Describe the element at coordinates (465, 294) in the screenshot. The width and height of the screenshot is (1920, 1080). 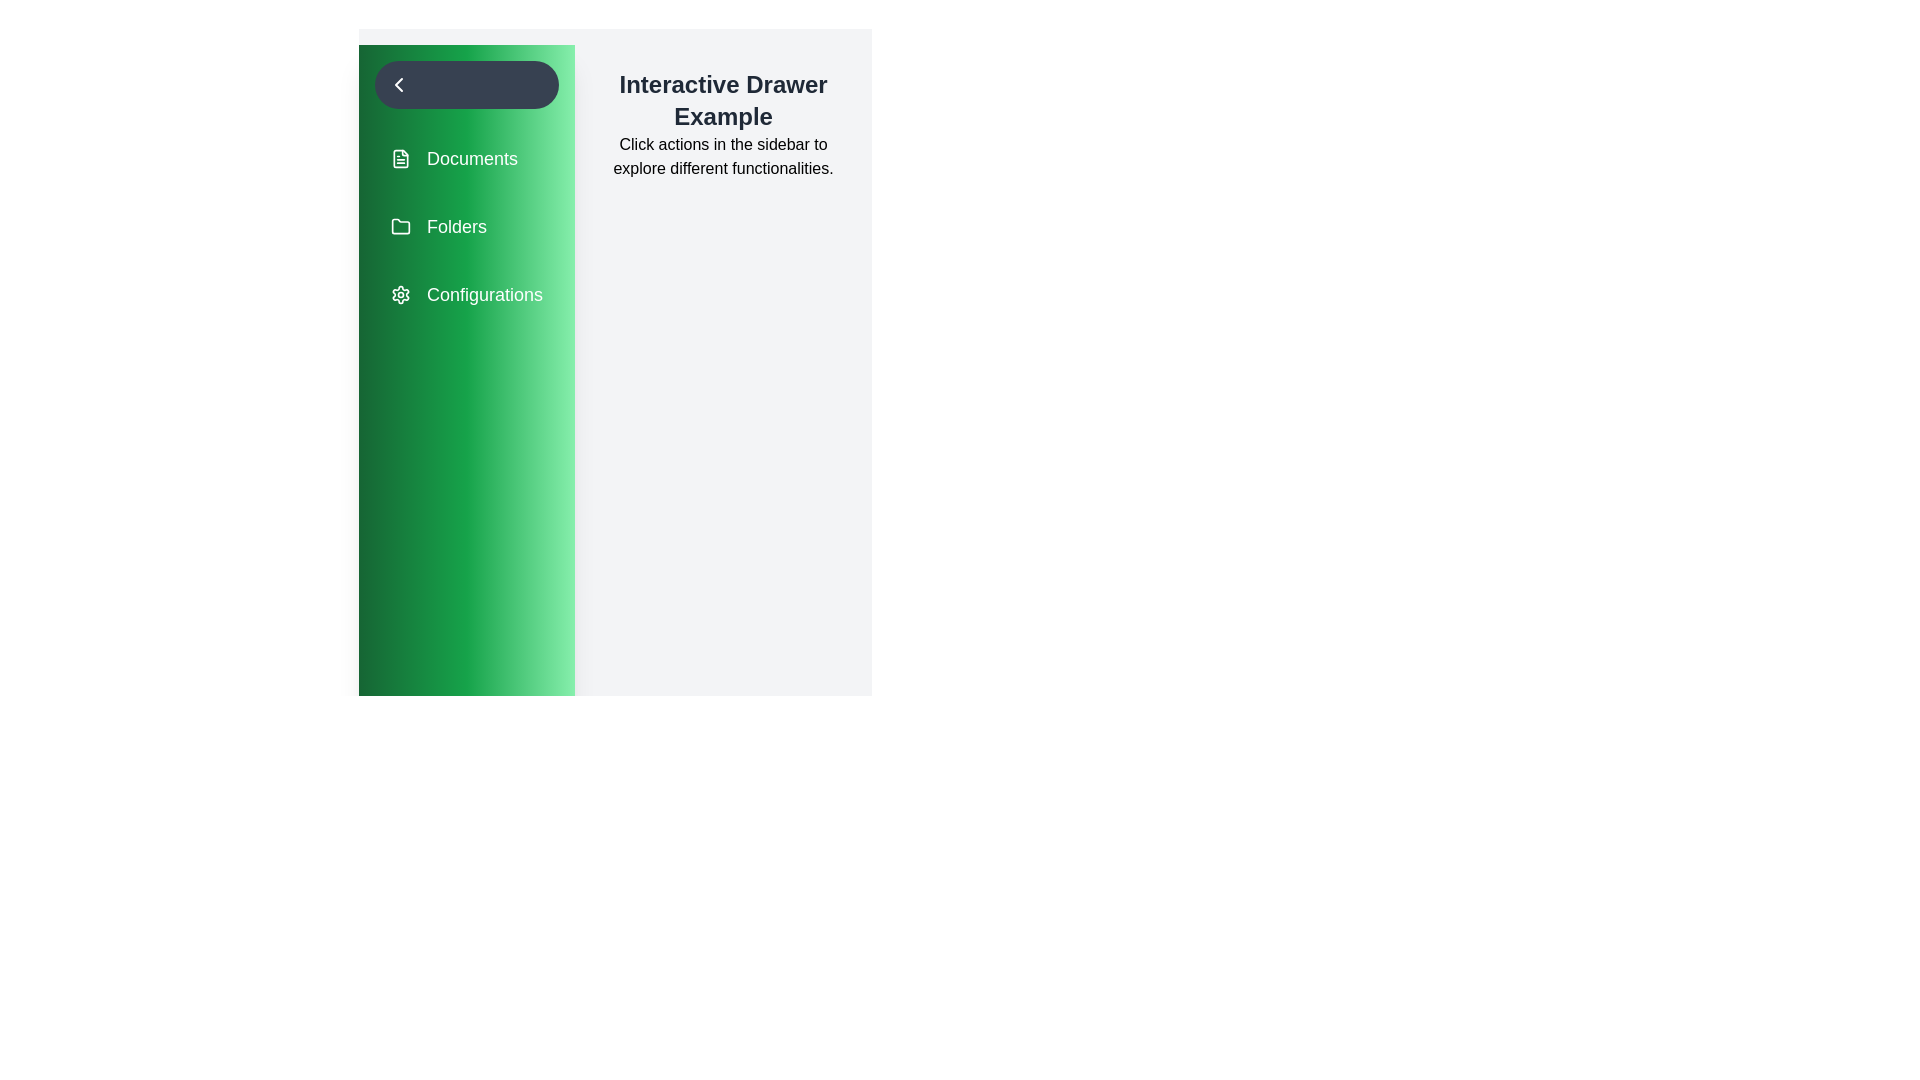
I see `the menu item labeled 'Configurations' to highlight it` at that location.